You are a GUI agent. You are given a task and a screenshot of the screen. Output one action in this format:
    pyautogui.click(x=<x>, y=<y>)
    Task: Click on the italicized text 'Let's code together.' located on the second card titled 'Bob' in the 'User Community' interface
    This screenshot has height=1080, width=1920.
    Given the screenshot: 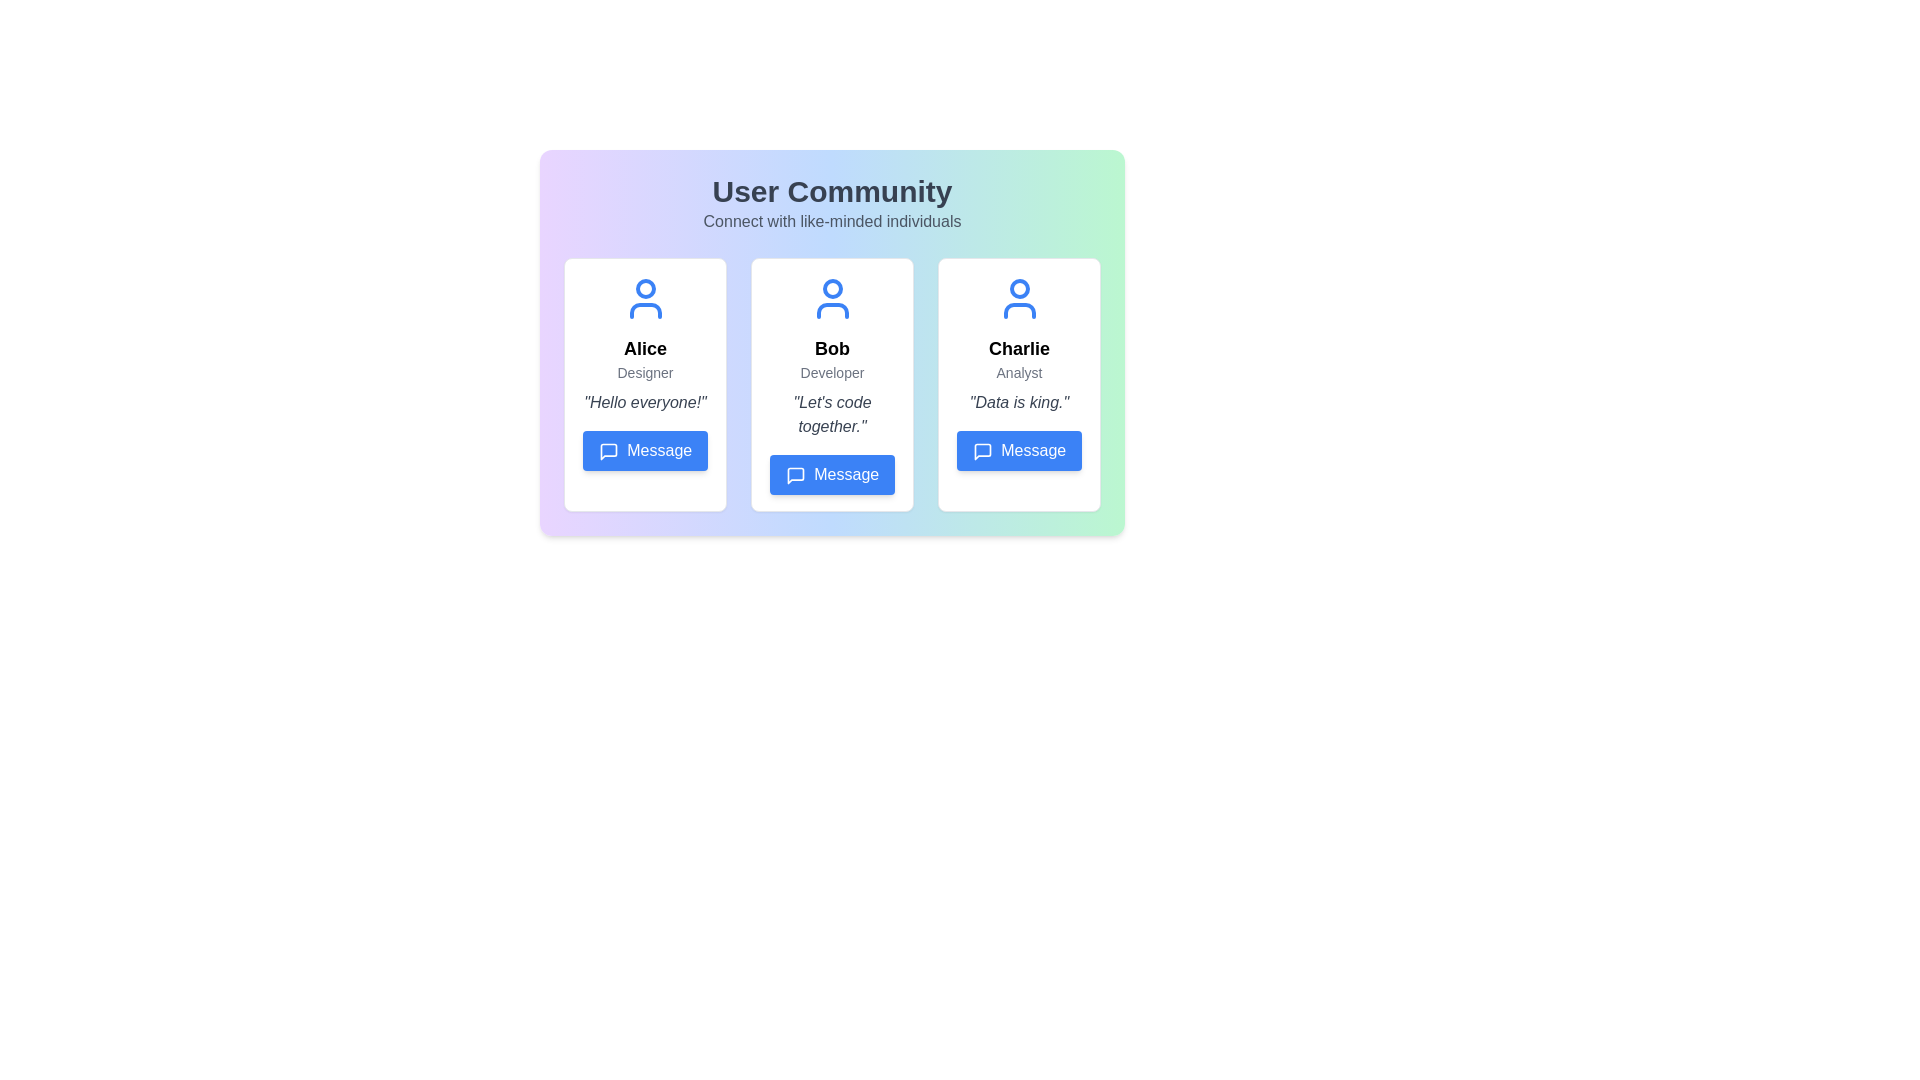 What is the action you would take?
    pyautogui.click(x=832, y=414)
    